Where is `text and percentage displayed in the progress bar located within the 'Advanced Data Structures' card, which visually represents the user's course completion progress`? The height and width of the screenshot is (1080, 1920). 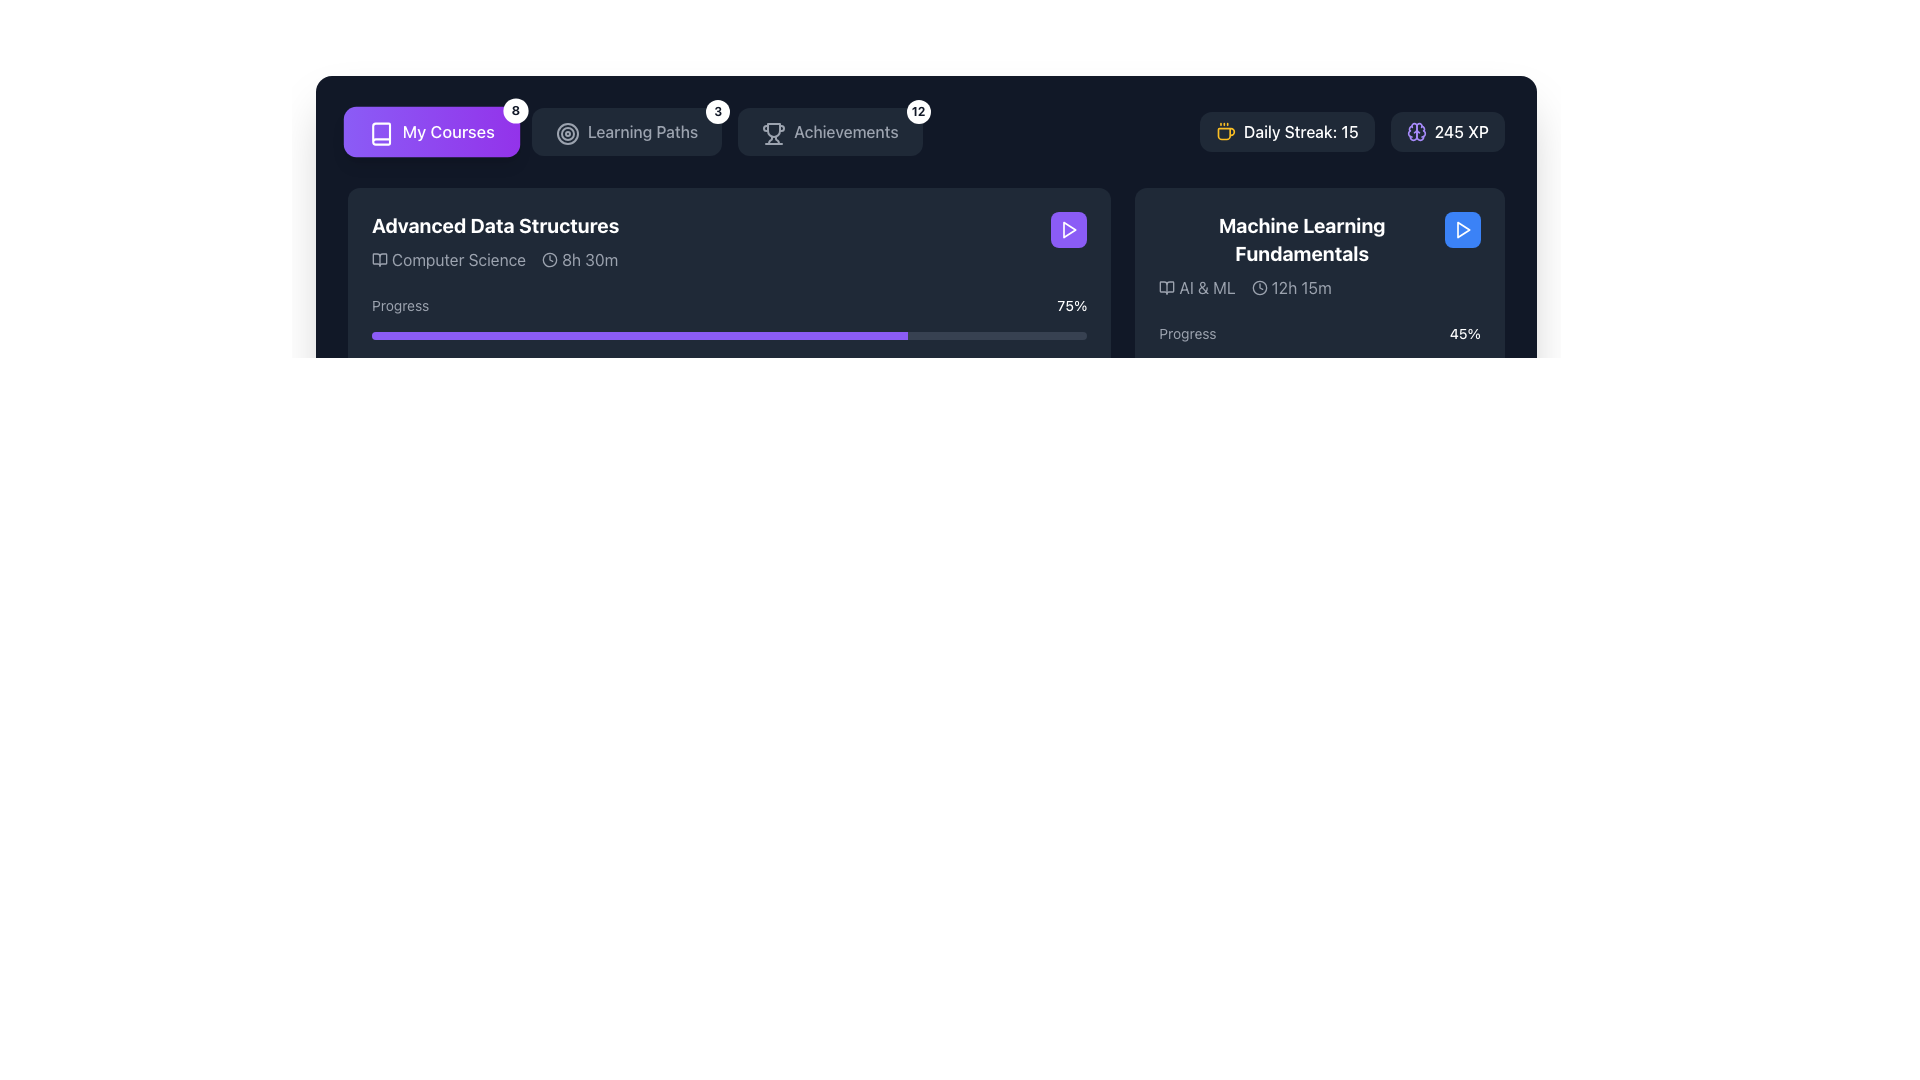
text and percentage displayed in the progress bar located within the 'Advanced Data Structures' card, which visually represents the user's course completion progress is located at coordinates (728, 316).